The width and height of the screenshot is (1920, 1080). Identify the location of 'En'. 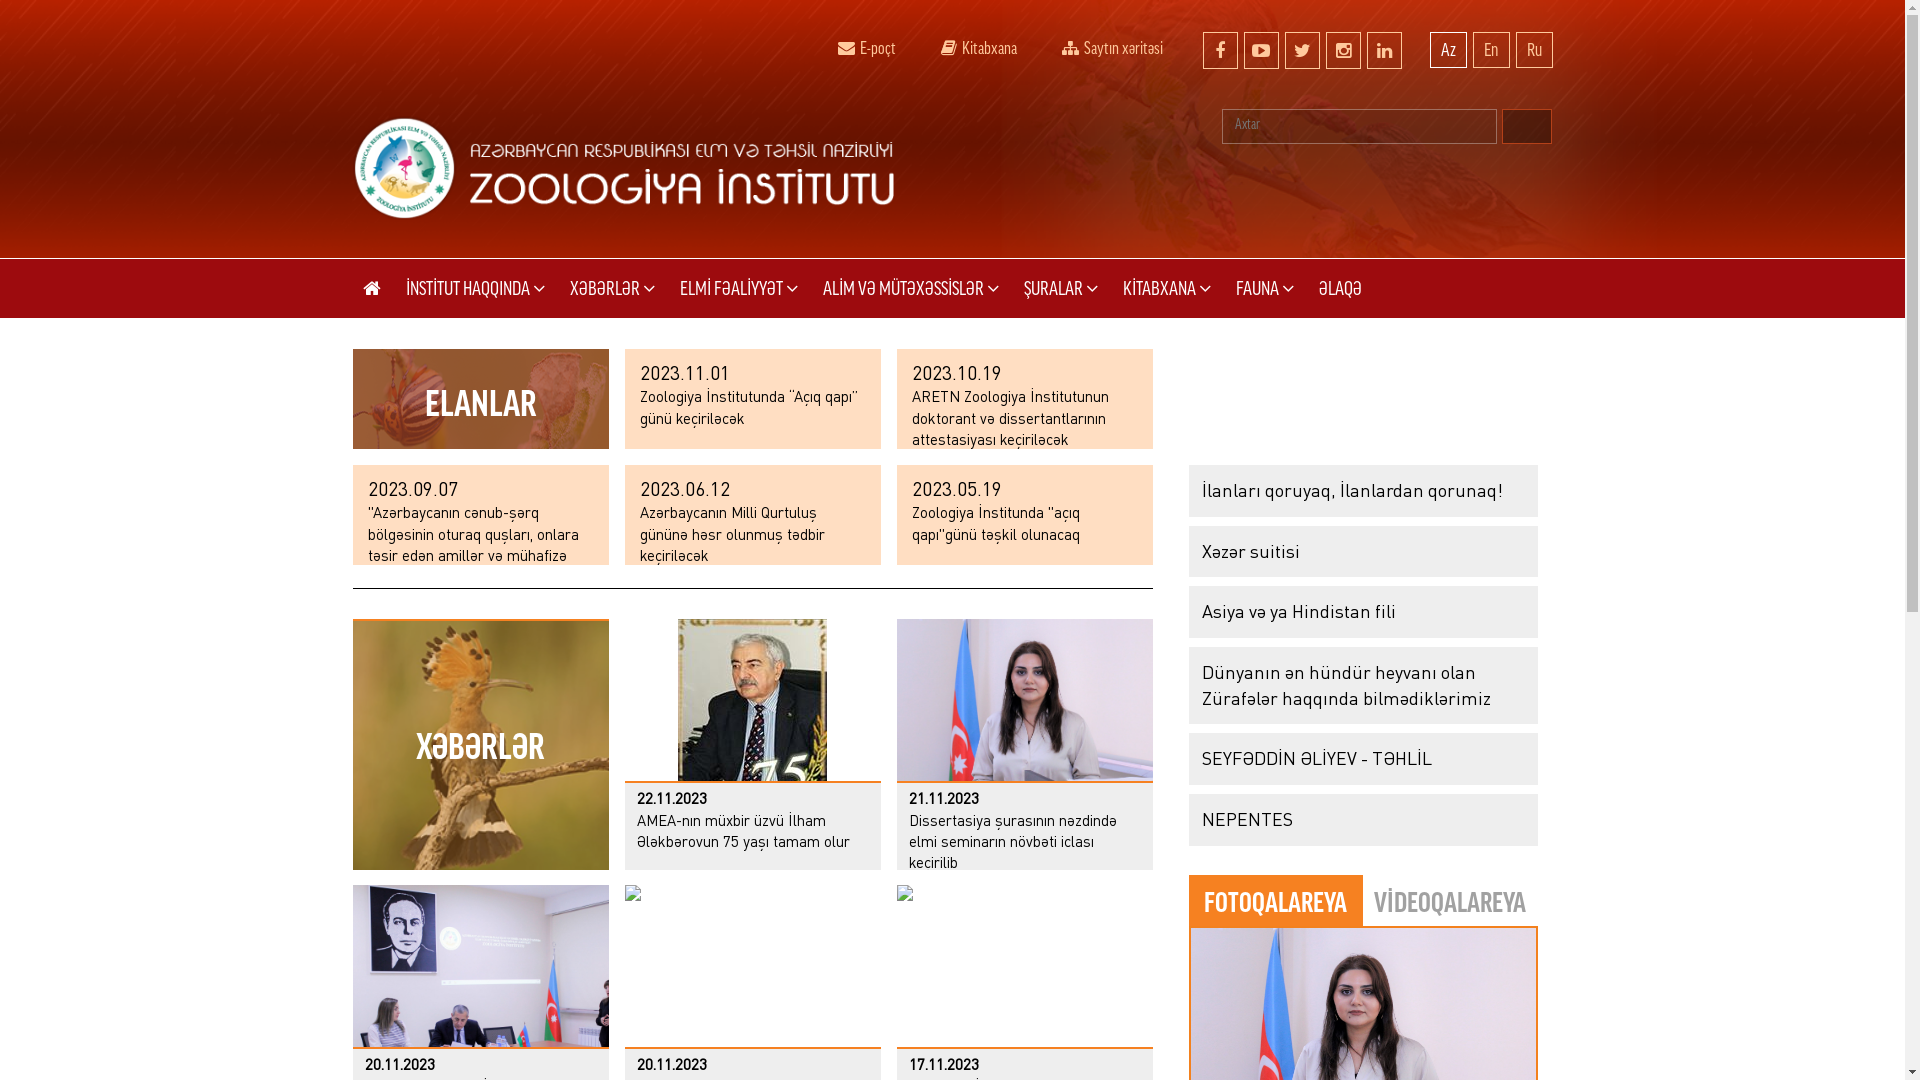
(1472, 49).